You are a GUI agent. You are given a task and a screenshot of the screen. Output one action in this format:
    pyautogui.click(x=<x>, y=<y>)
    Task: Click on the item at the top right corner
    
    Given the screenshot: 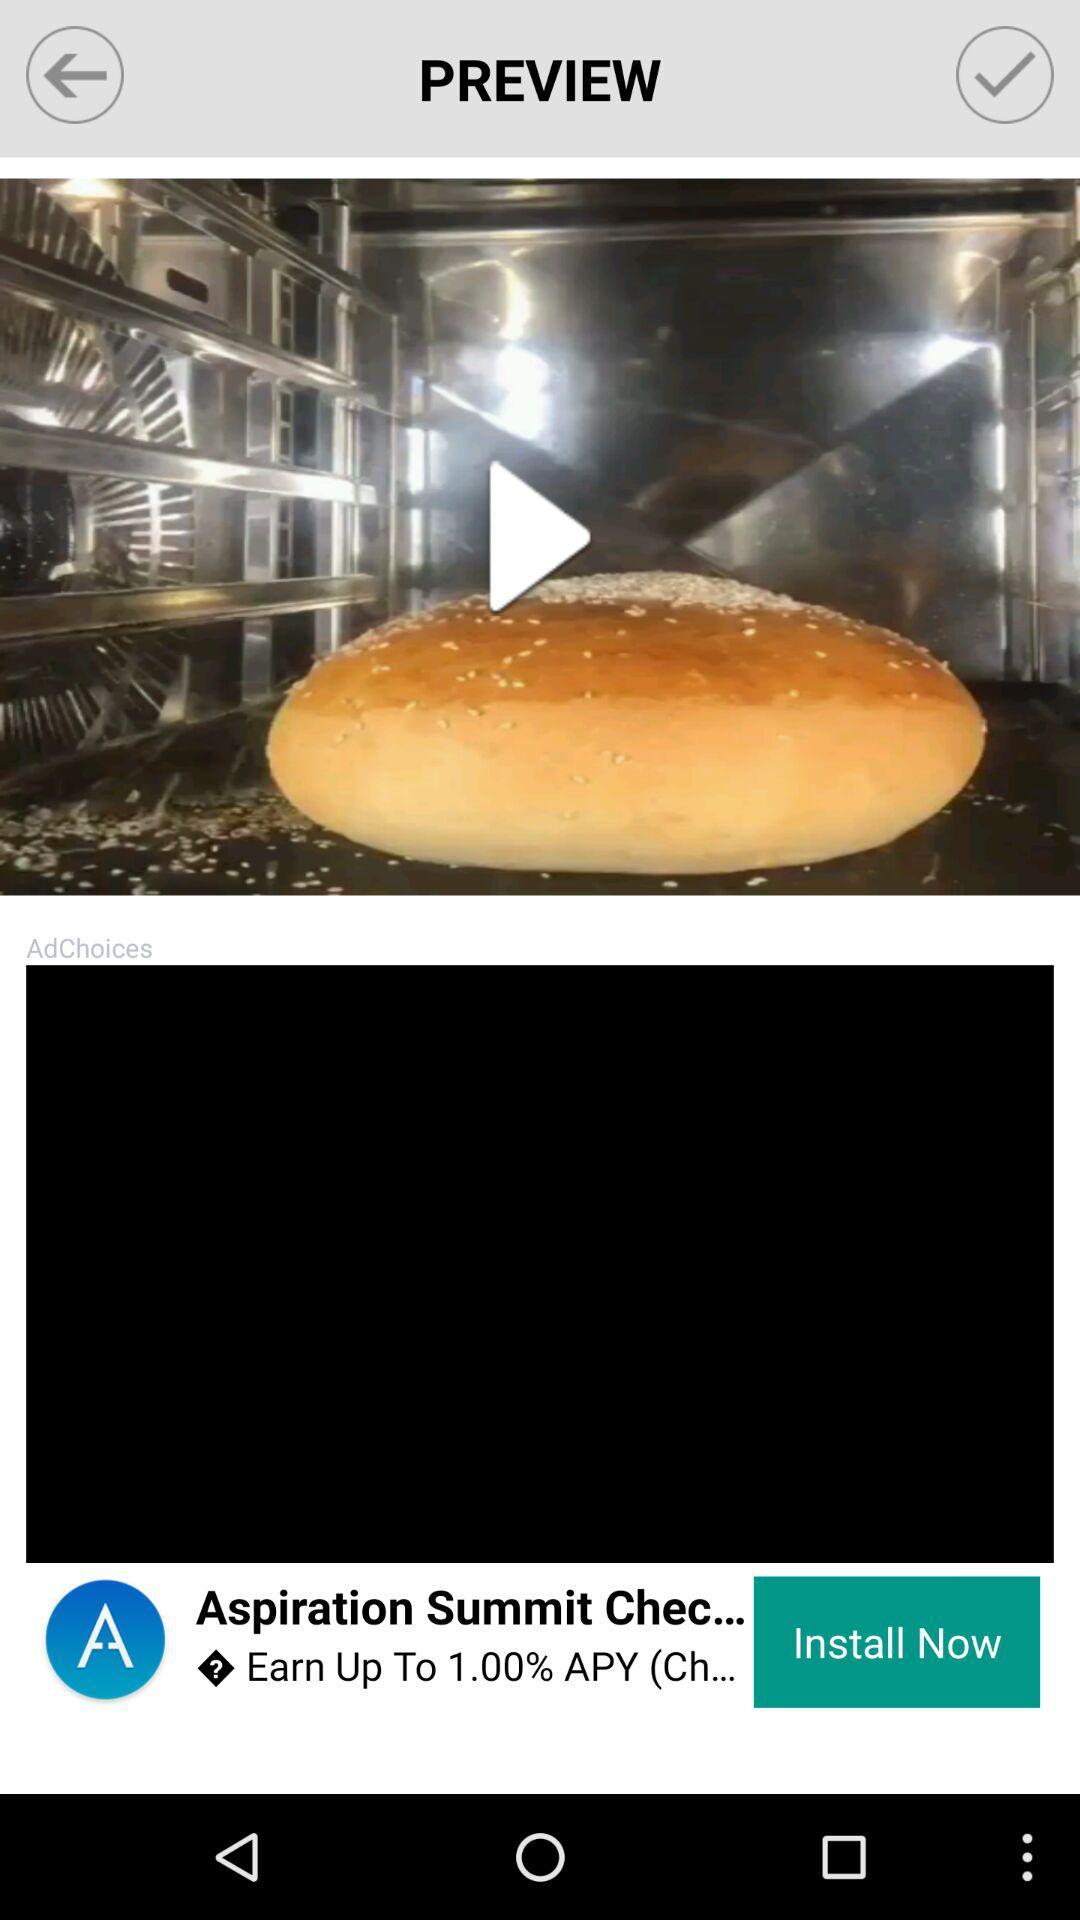 What is the action you would take?
    pyautogui.click(x=1005, y=75)
    